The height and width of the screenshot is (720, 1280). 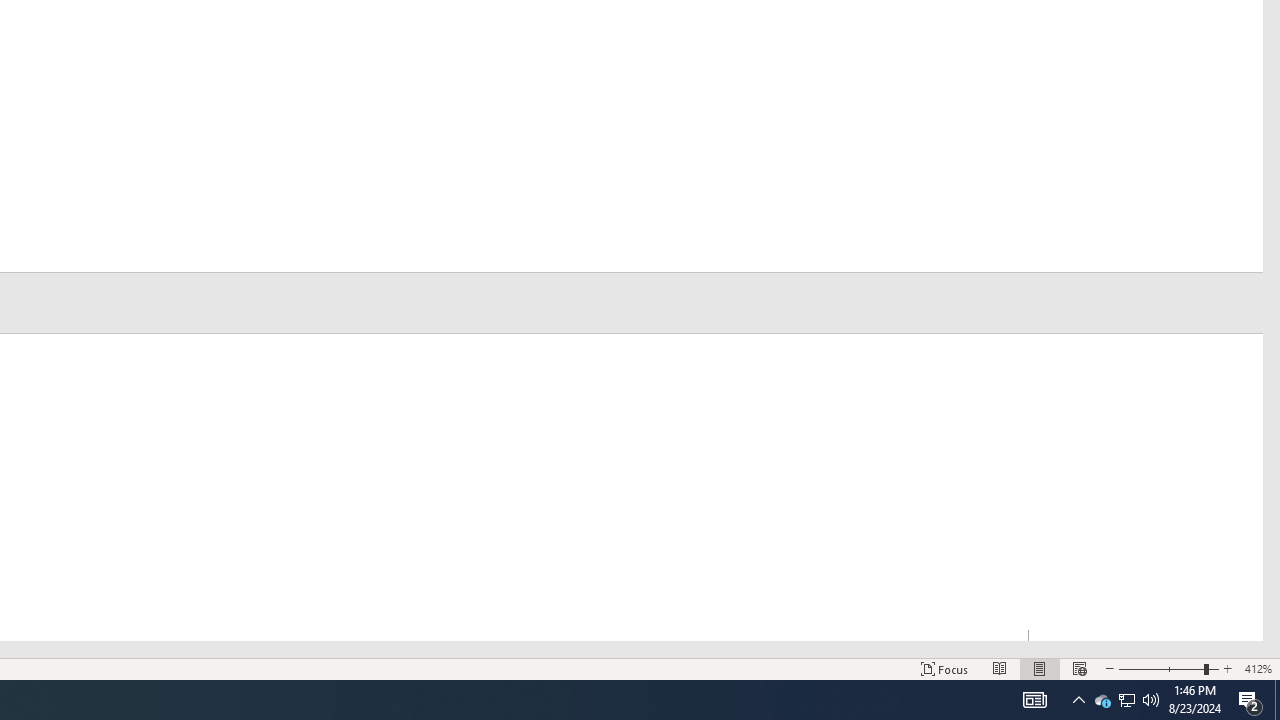 I want to click on 'User Promoted Notification Area', so click(x=1127, y=698).